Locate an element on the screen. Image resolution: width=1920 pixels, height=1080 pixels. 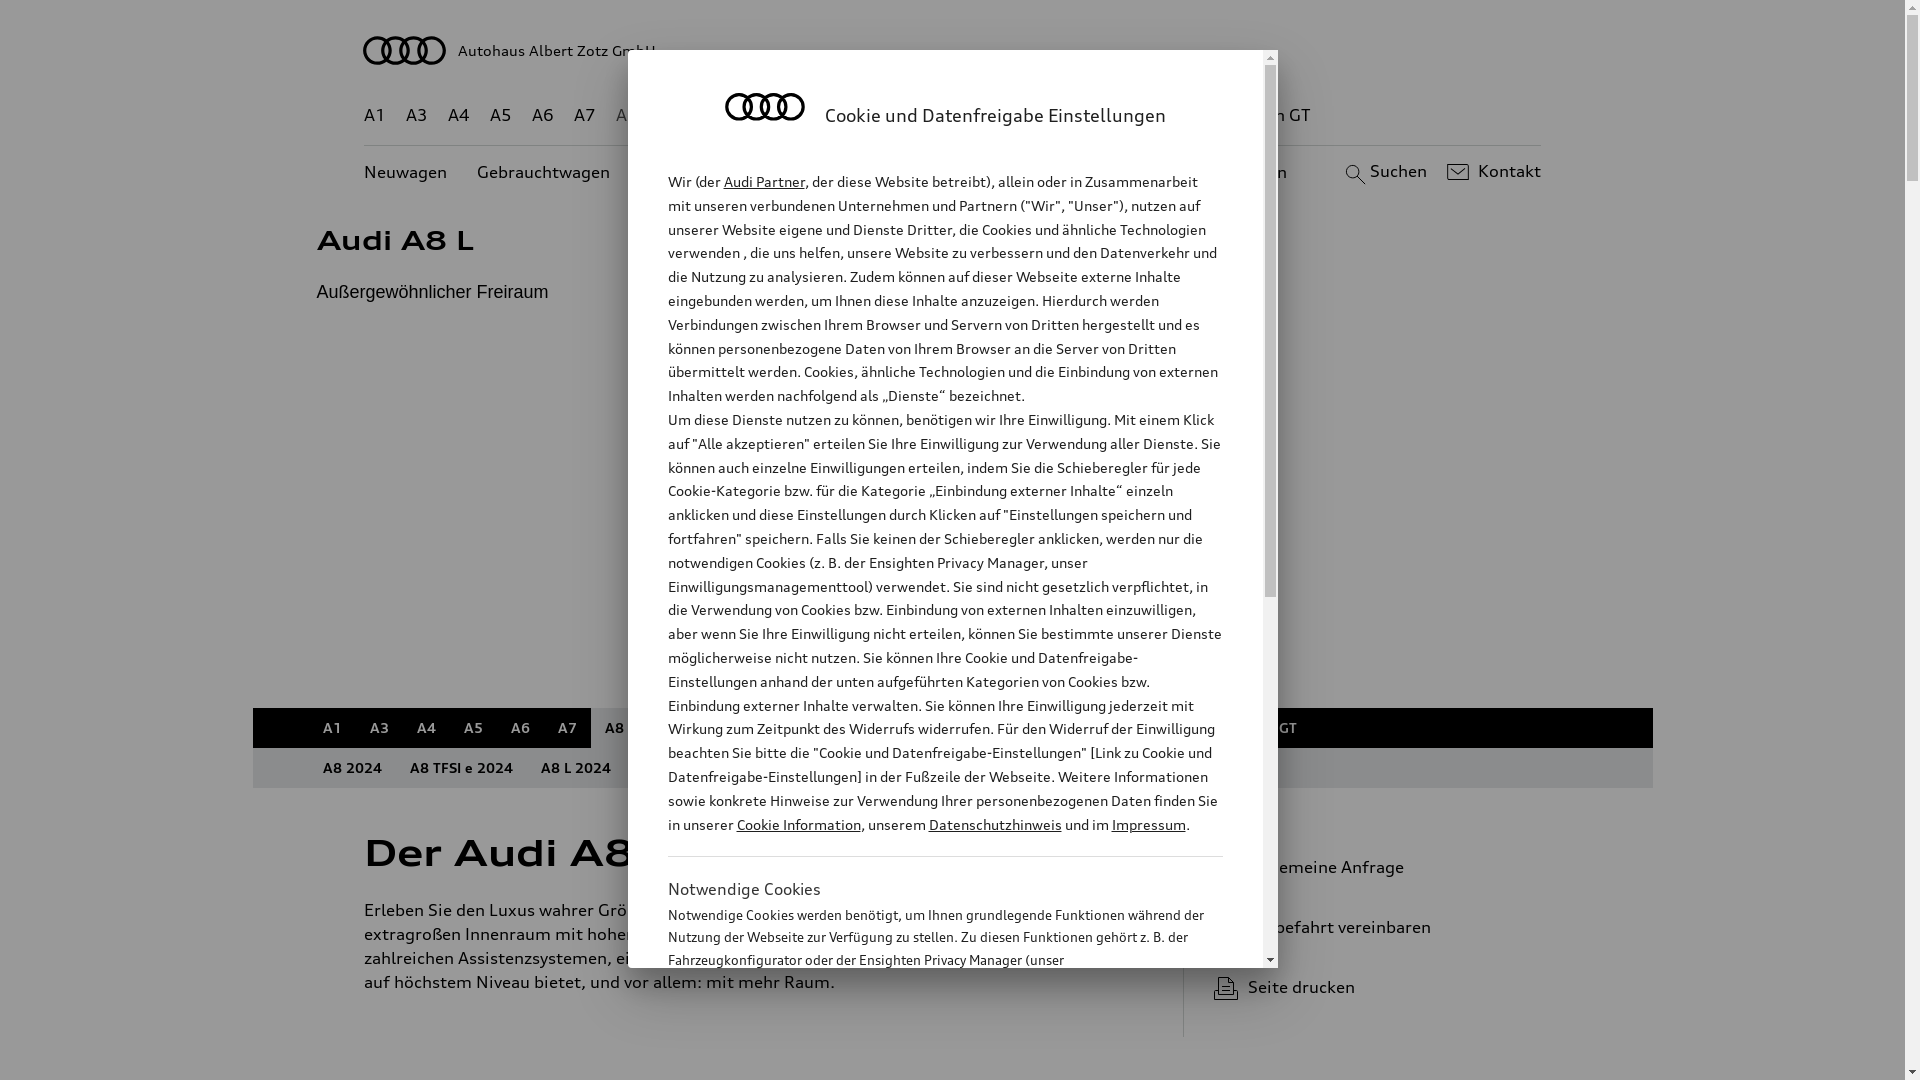
'A8 L 2024' is located at coordinates (574, 766).